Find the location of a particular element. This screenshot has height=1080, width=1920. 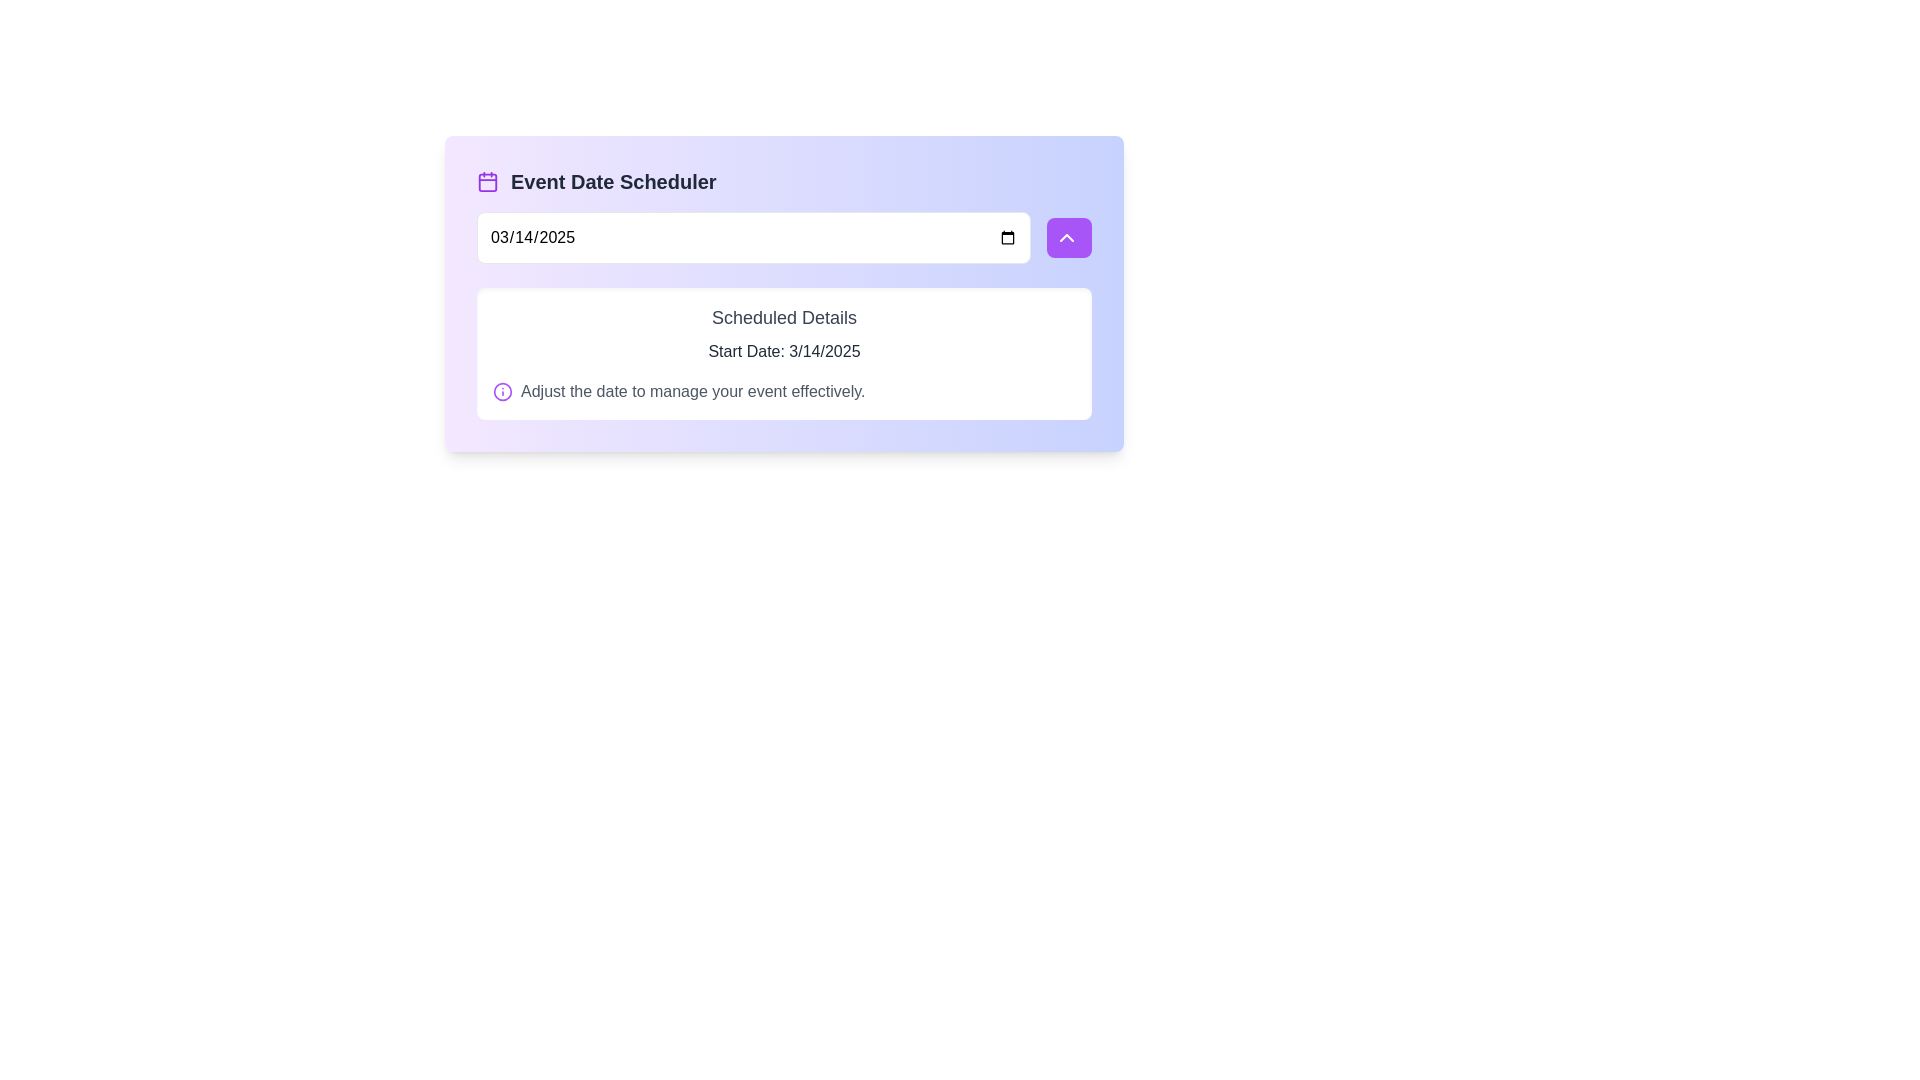

the Date Input Field, which is a rectangular input box displaying '03/14/2025', to change the date value is located at coordinates (753, 237).